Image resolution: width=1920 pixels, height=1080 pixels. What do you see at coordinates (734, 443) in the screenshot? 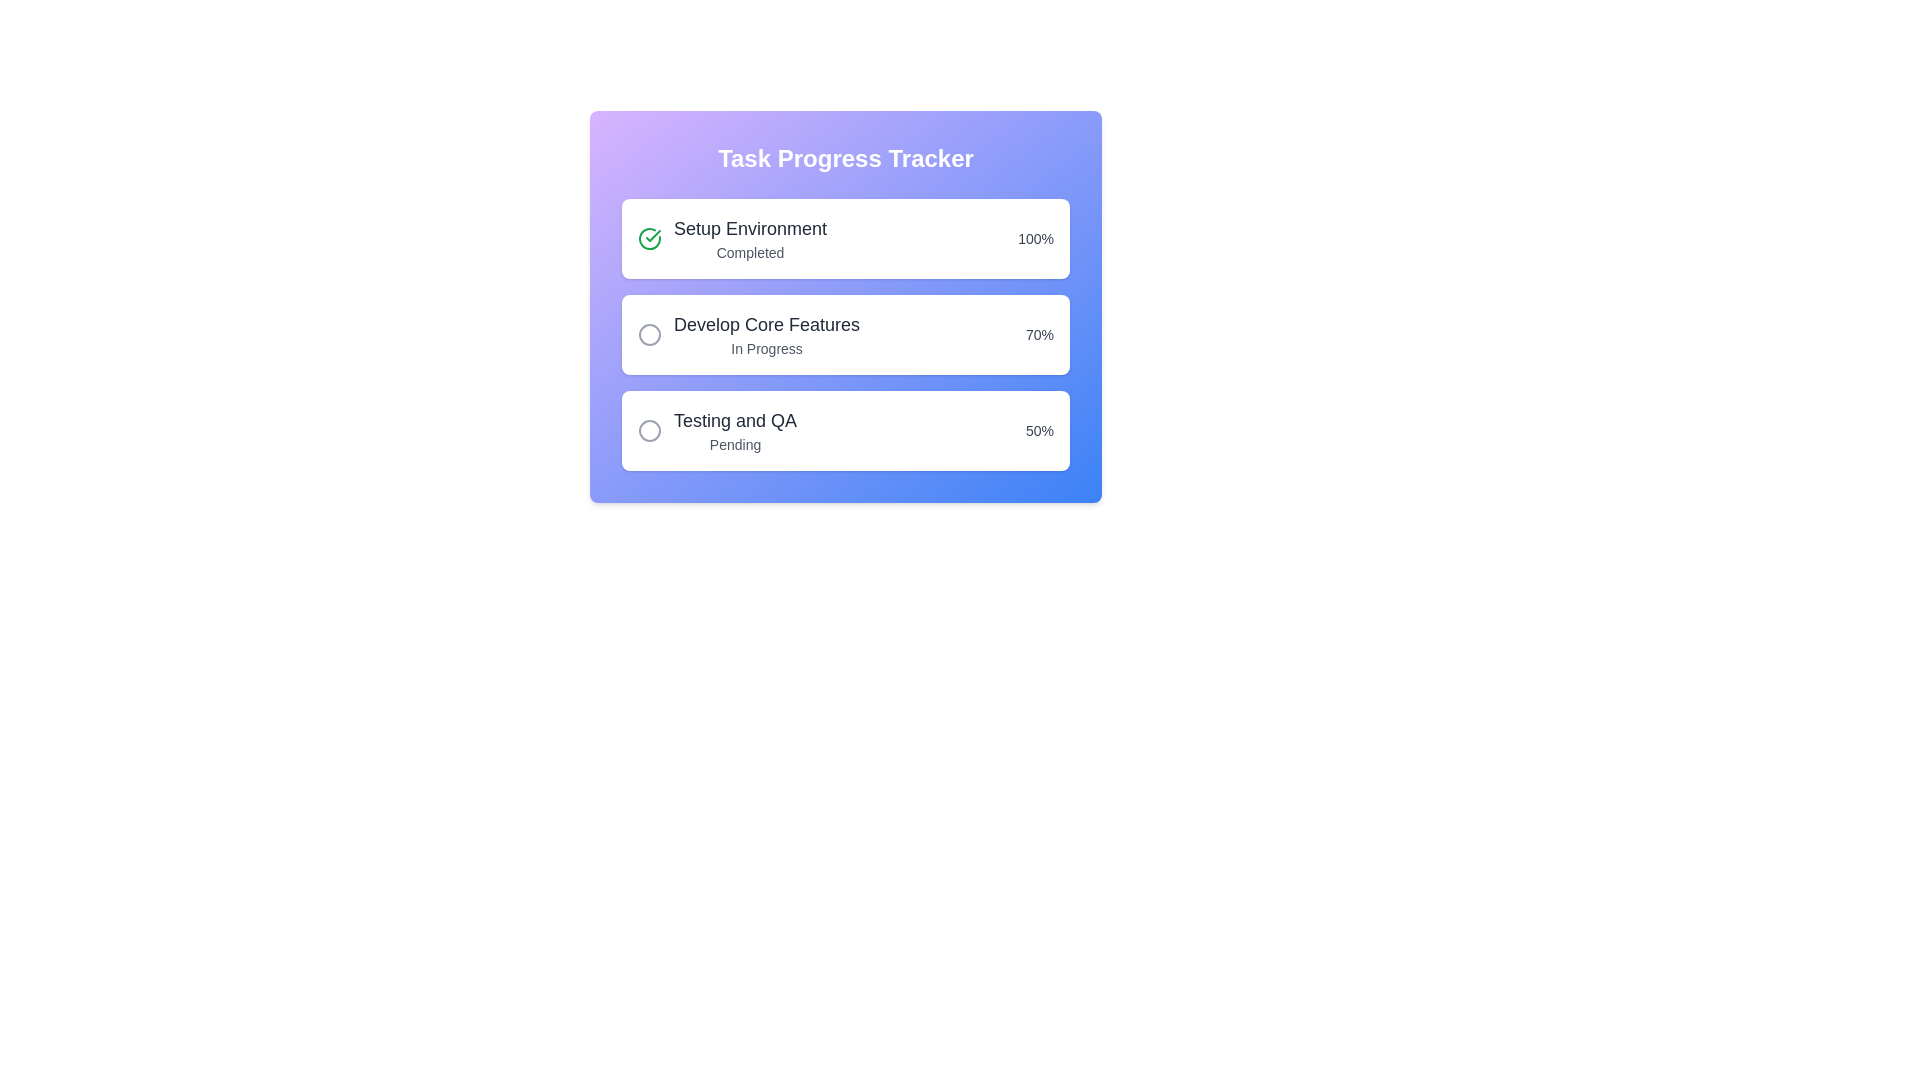
I see `the 'Pending' label located below the 'Testing and QA' heading in the progress tracker interface` at bounding box center [734, 443].